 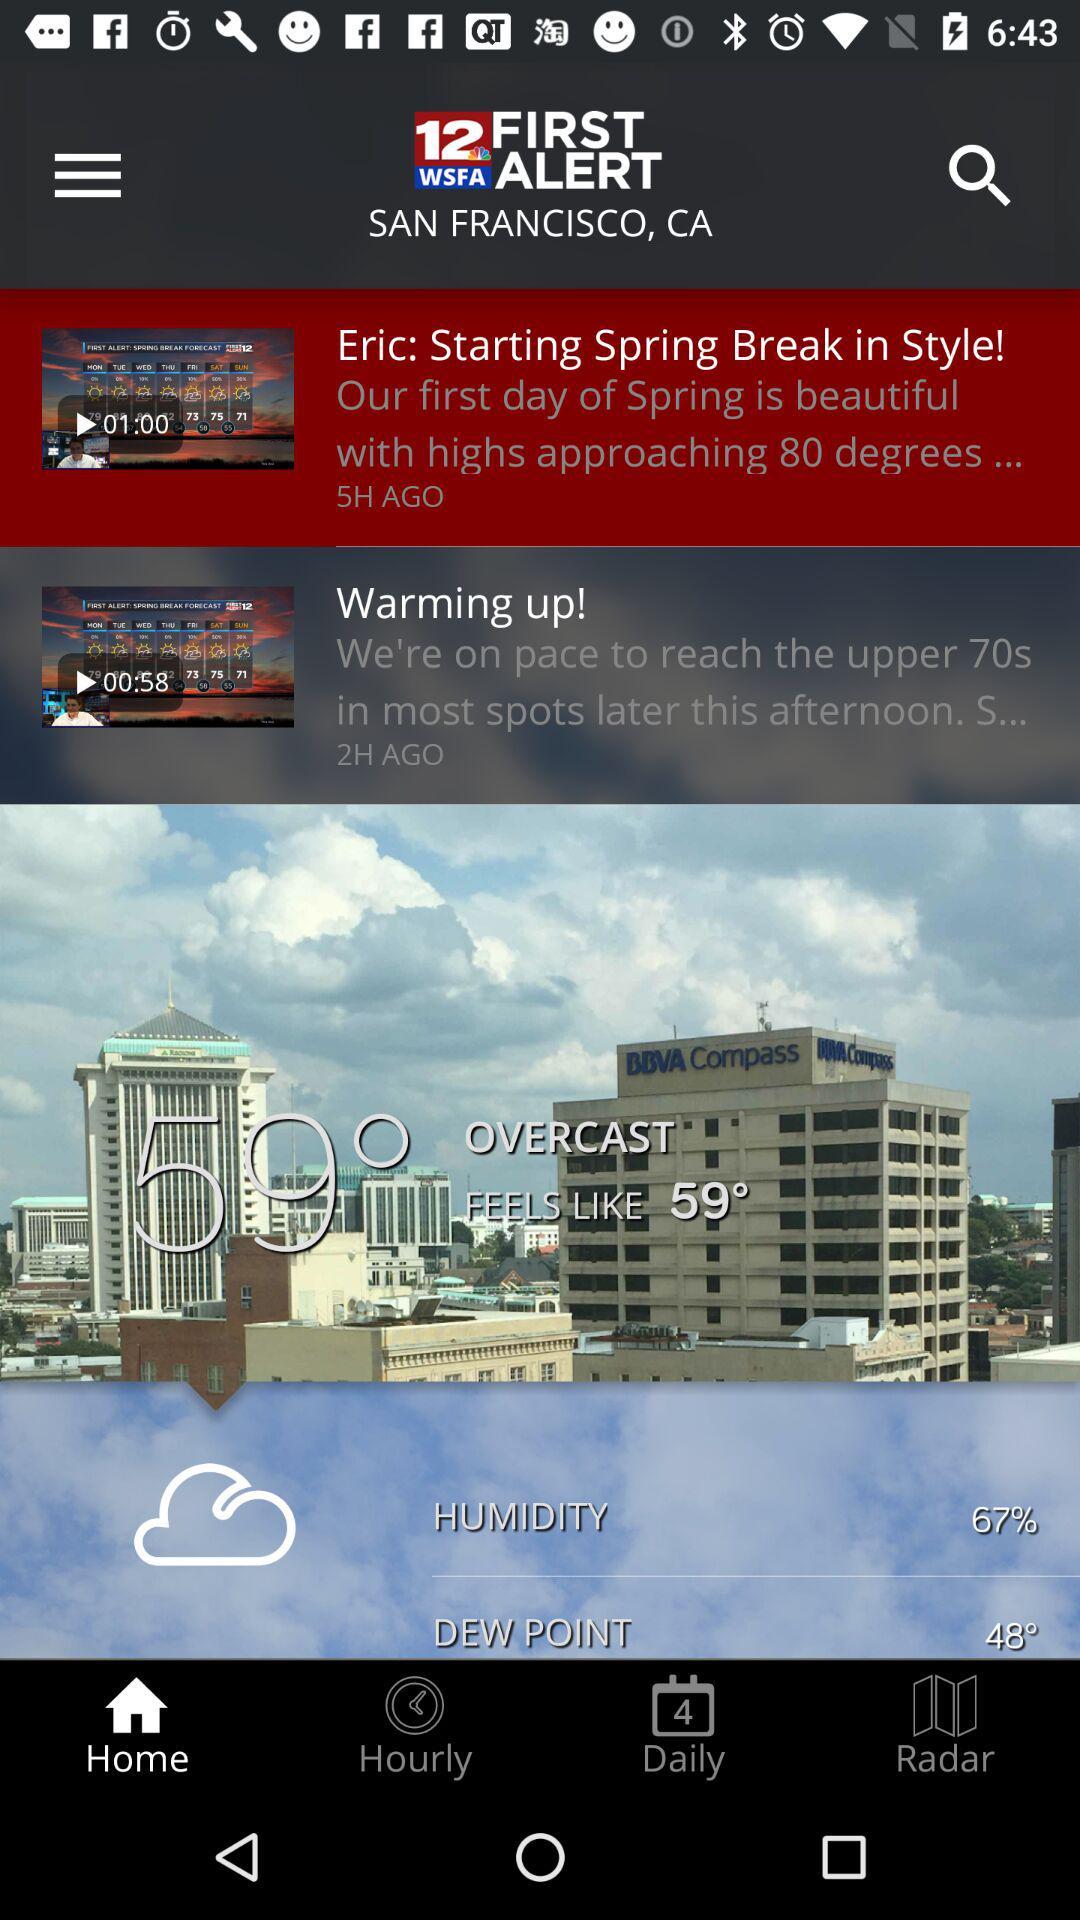 What do you see at coordinates (682, 1726) in the screenshot?
I see `radio button next to hourly icon` at bounding box center [682, 1726].